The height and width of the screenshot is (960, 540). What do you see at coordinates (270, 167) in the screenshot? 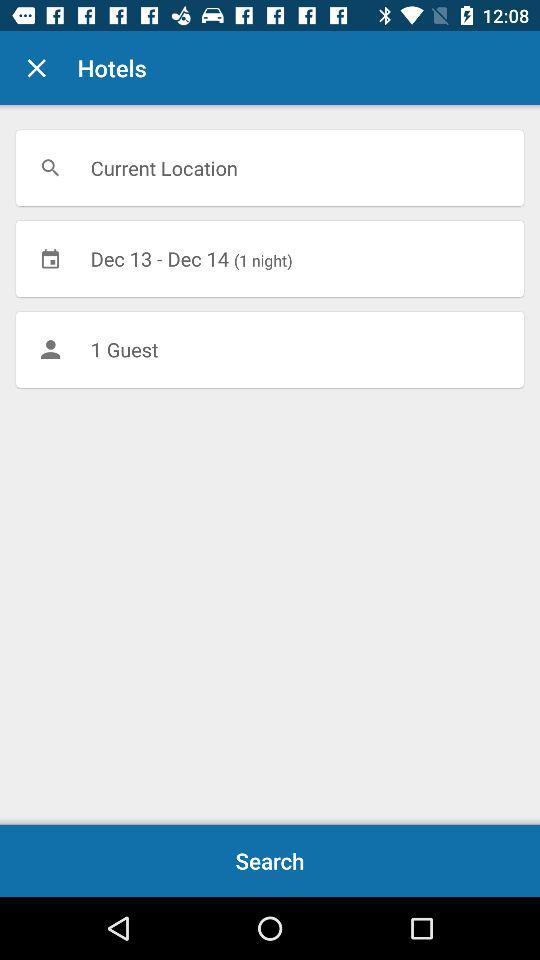
I see `the icon above the dec 13 dec icon` at bounding box center [270, 167].